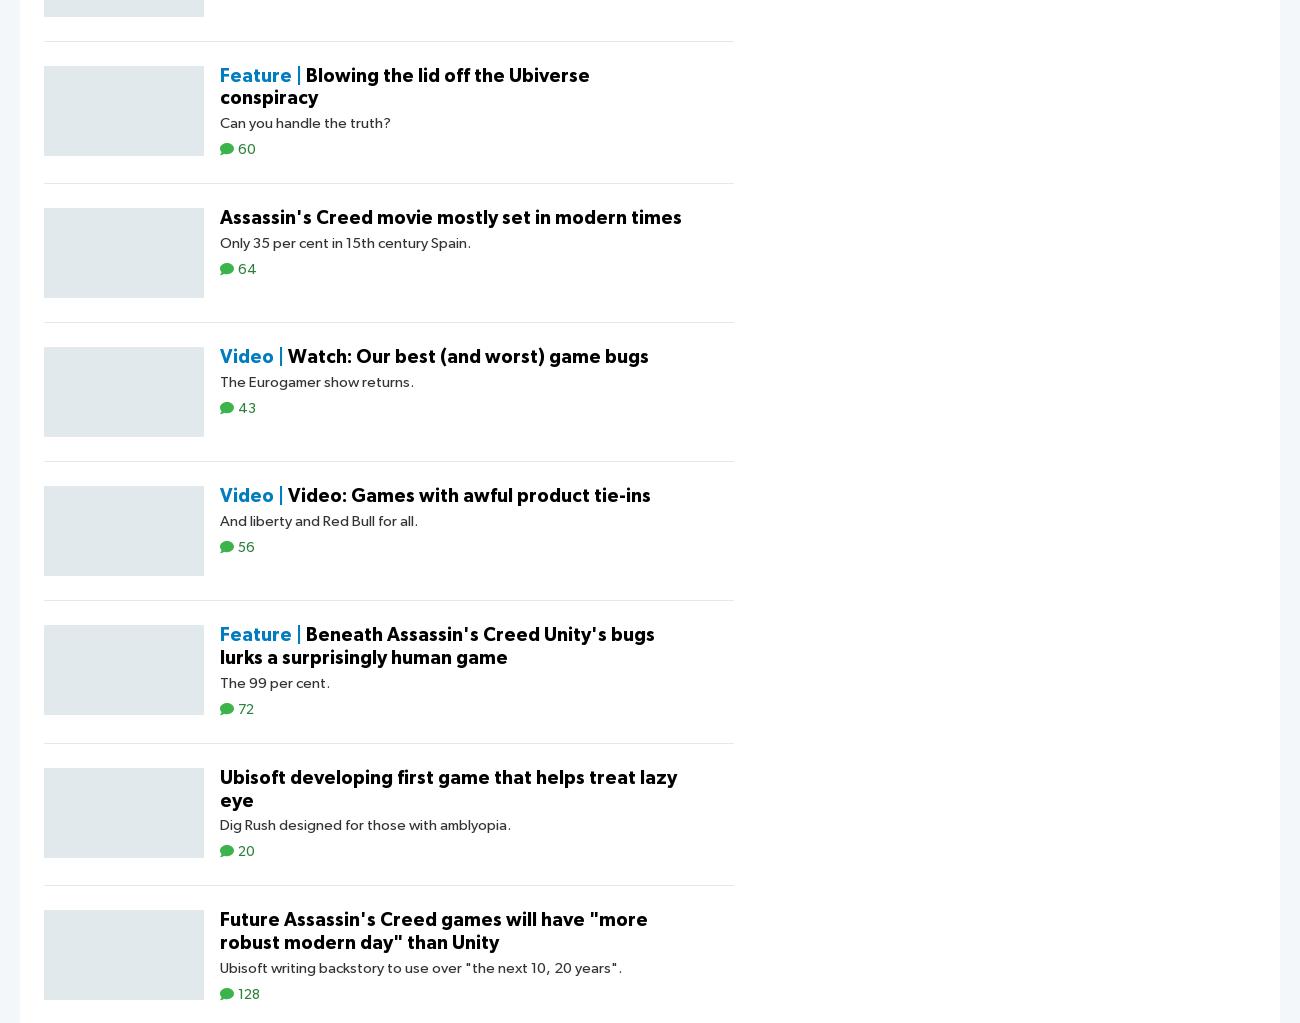 This screenshot has height=1023, width=1300. What do you see at coordinates (246, 269) in the screenshot?
I see `'64'` at bounding box center [246, 269].